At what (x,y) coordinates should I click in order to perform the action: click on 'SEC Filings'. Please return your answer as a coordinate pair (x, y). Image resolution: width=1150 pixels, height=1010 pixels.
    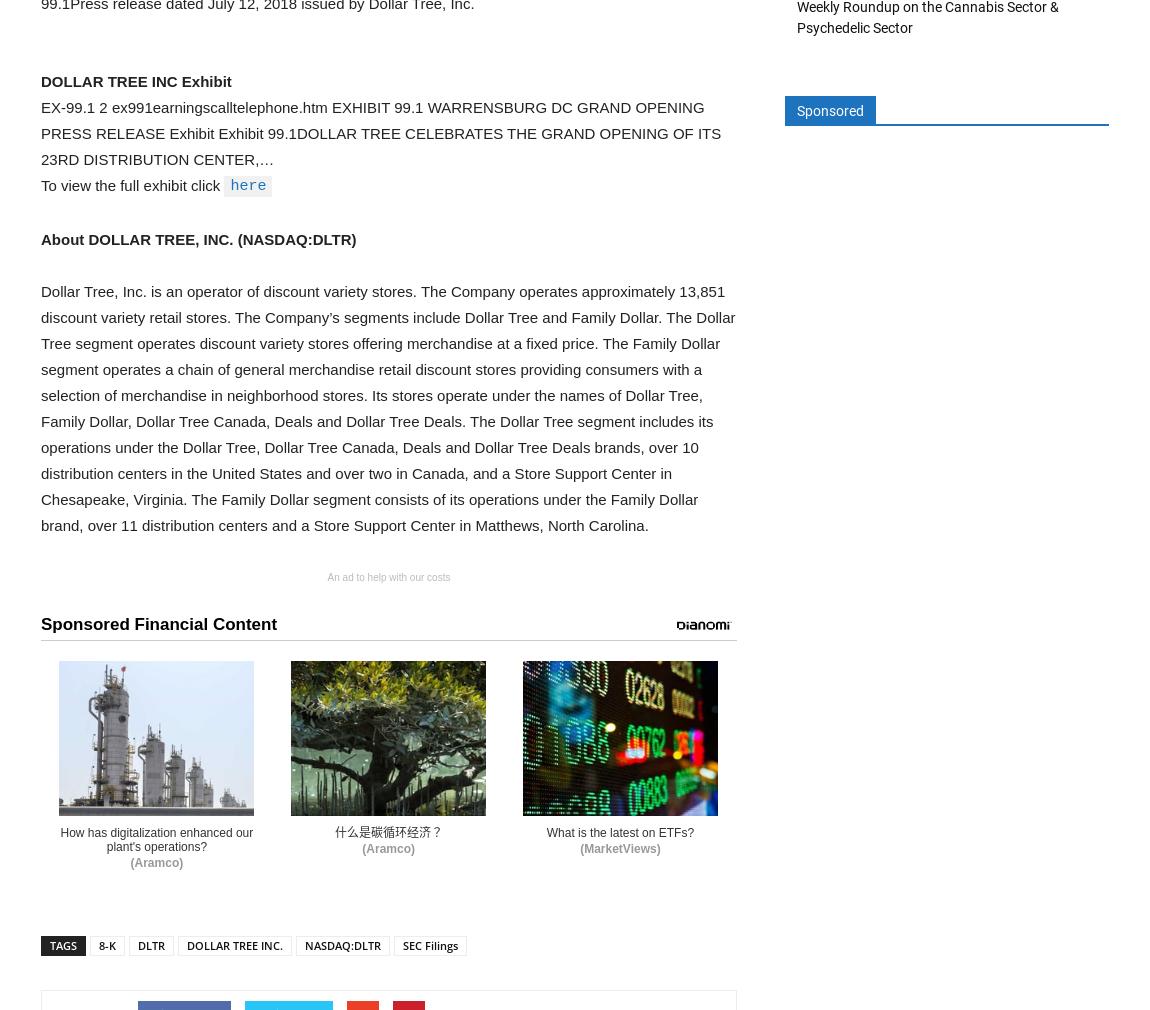
    Looking at the image, I should click on (430, 945).